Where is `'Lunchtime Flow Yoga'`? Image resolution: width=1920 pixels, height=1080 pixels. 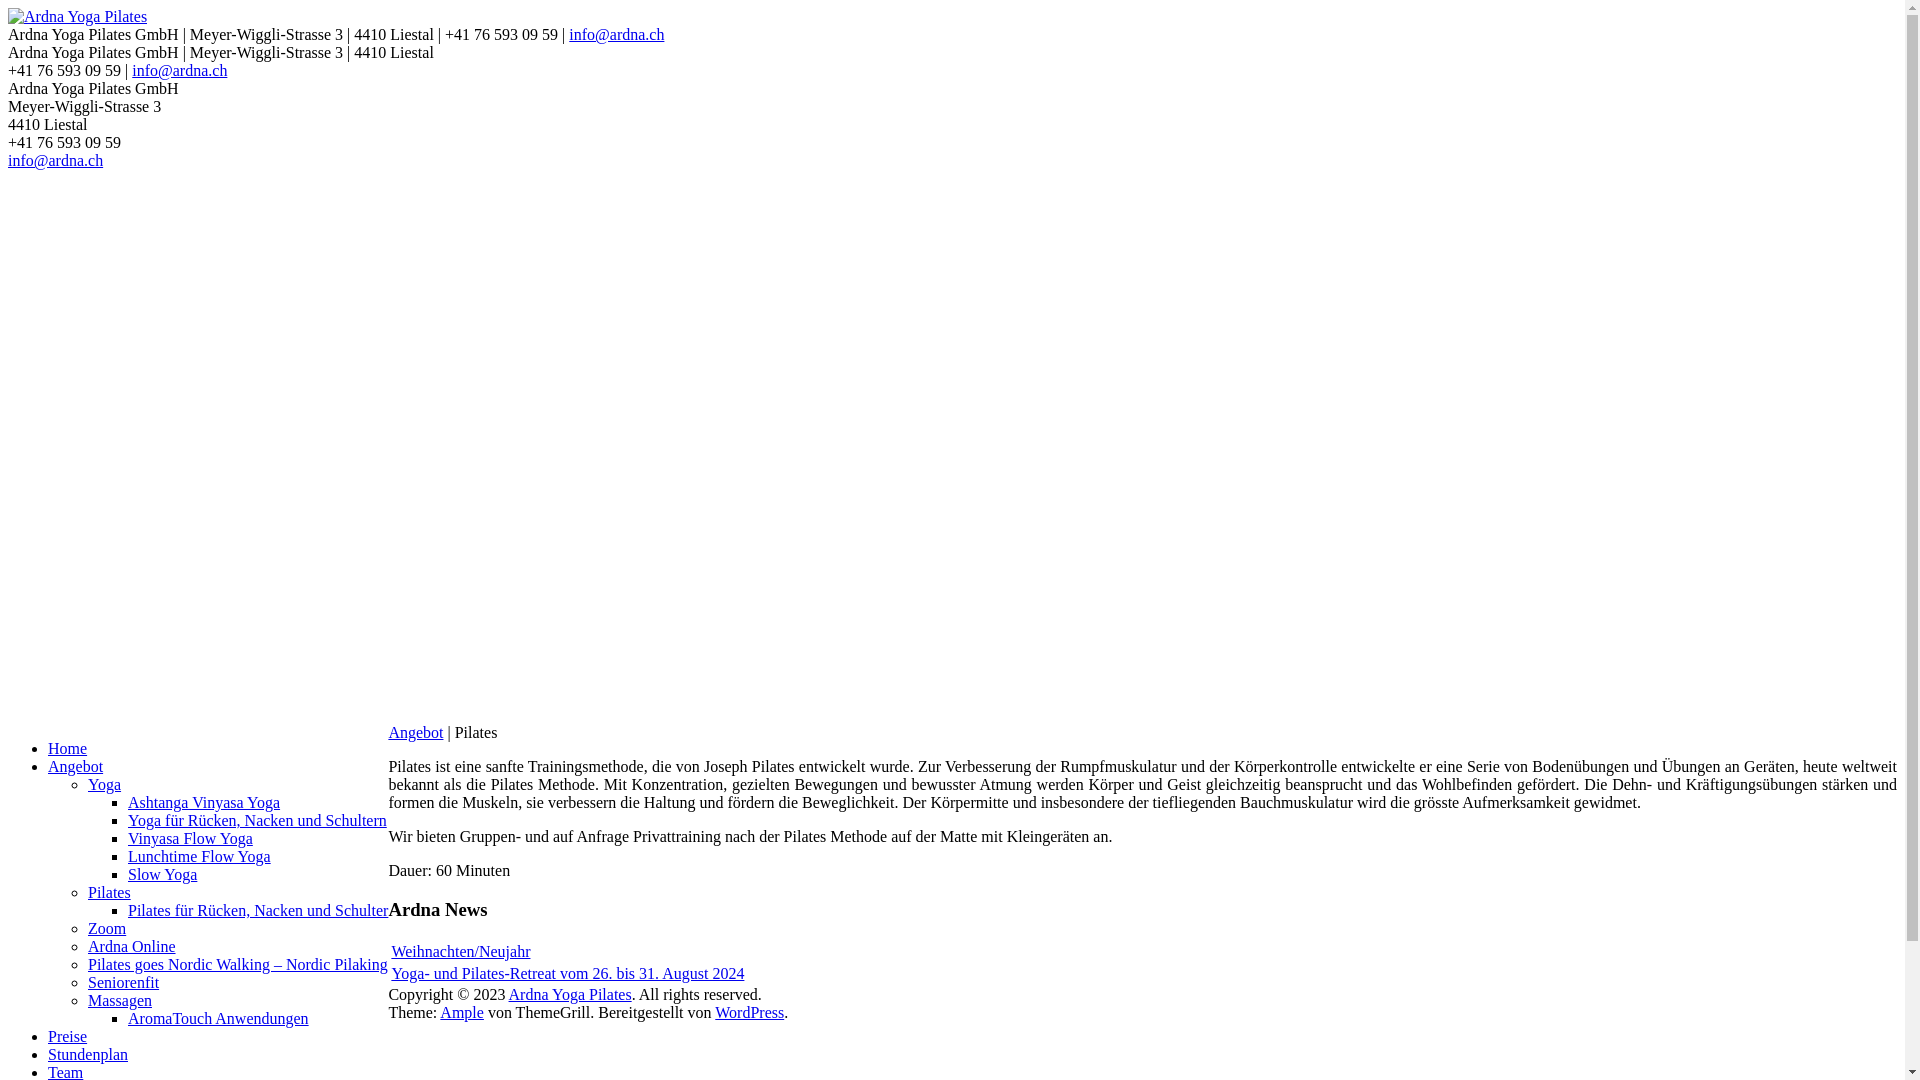
'Lunchtime Flow Yoga' is located at coordinates (199, 855).